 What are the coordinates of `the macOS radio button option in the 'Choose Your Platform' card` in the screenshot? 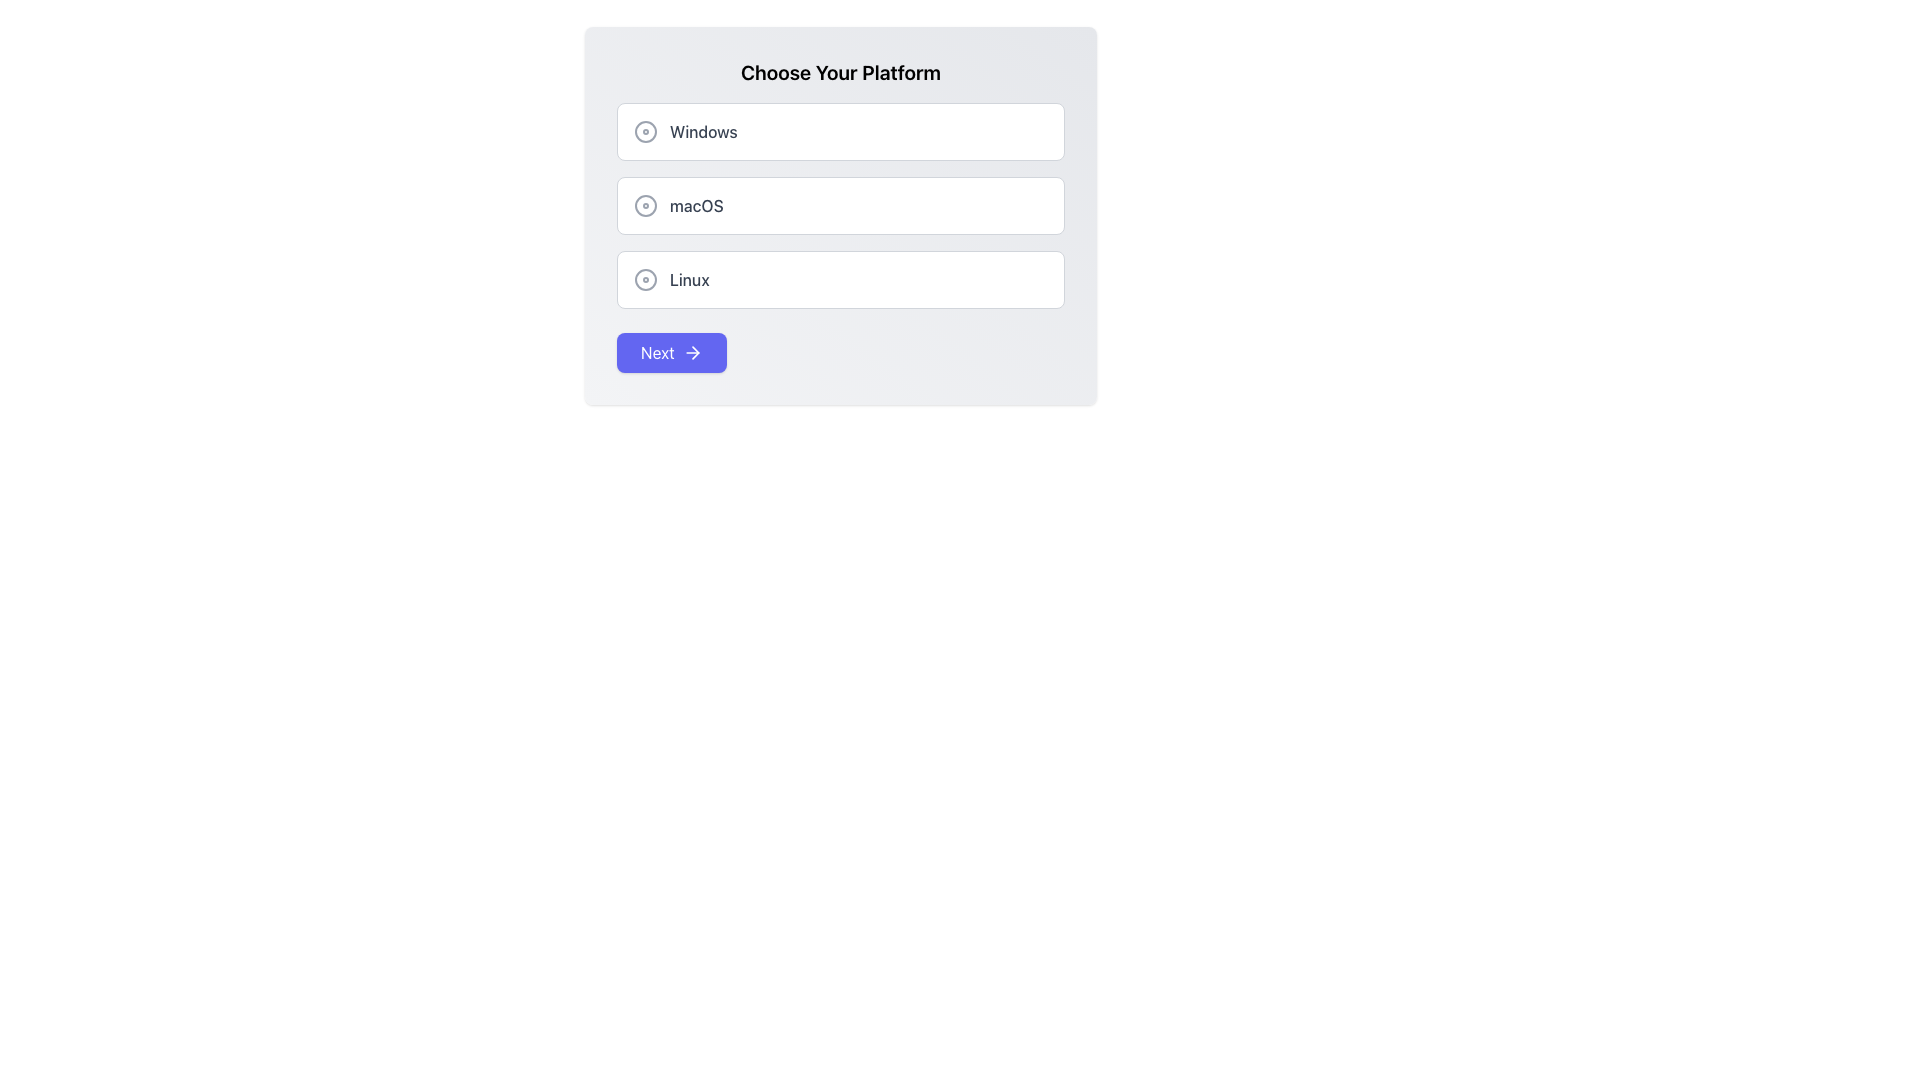 It's located at (840, 205).